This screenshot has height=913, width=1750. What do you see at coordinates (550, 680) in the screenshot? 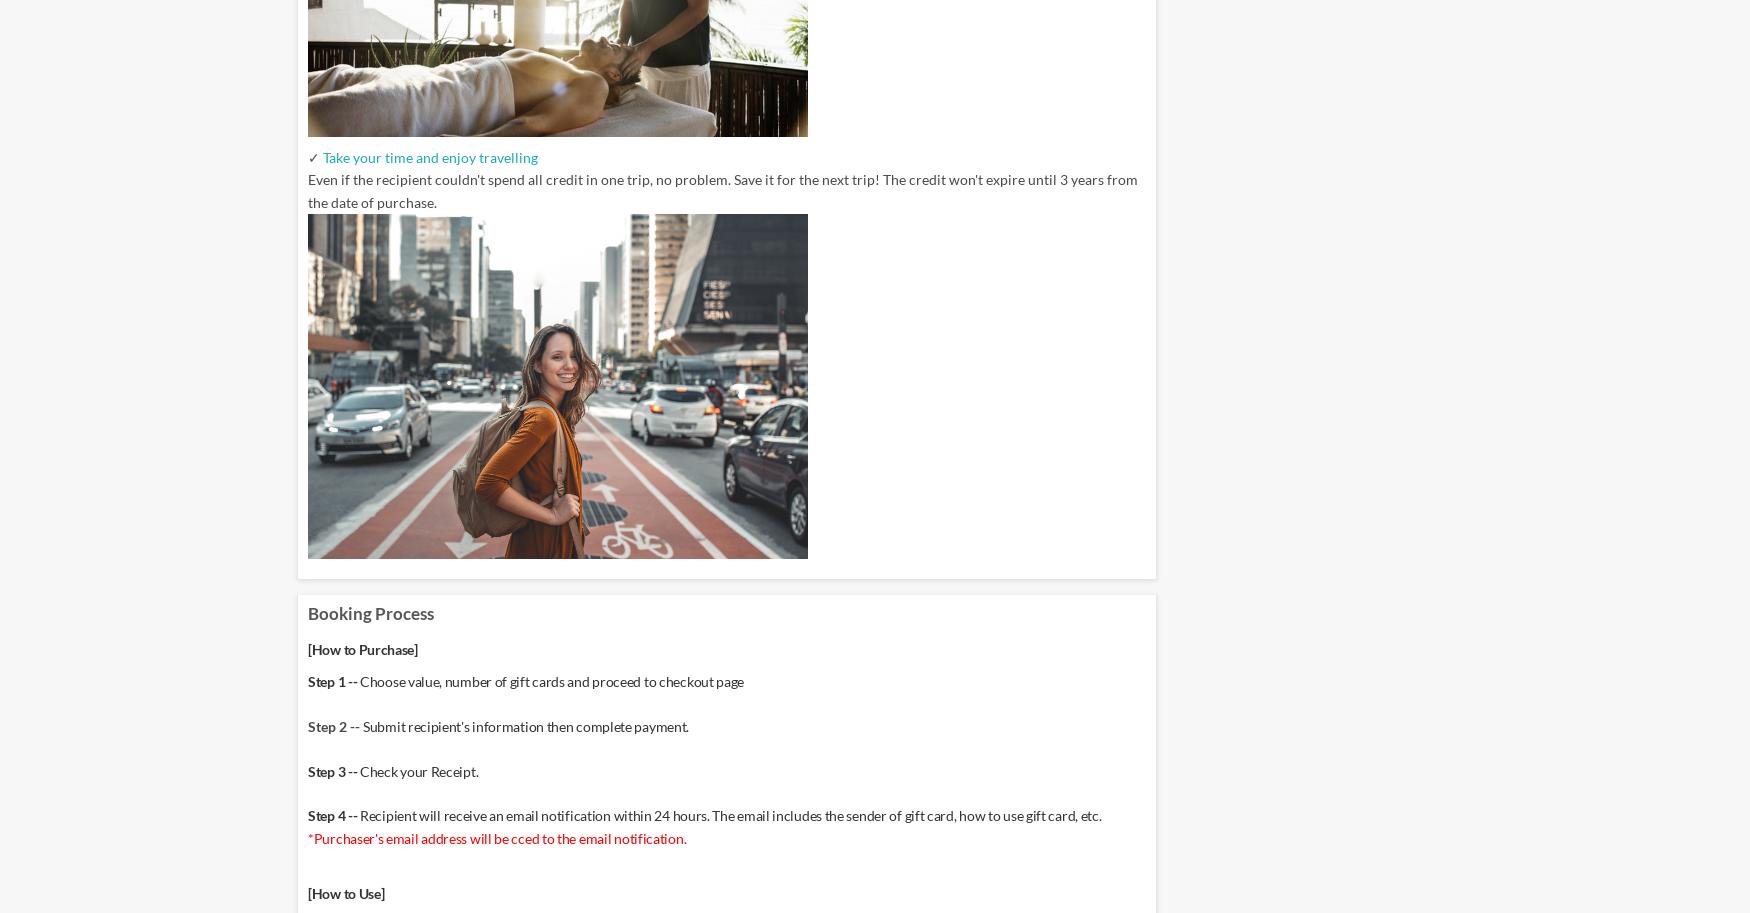
I see `'Choose value, number of gift cards and proceed to checkout page'` at bounding box center [550, 680].